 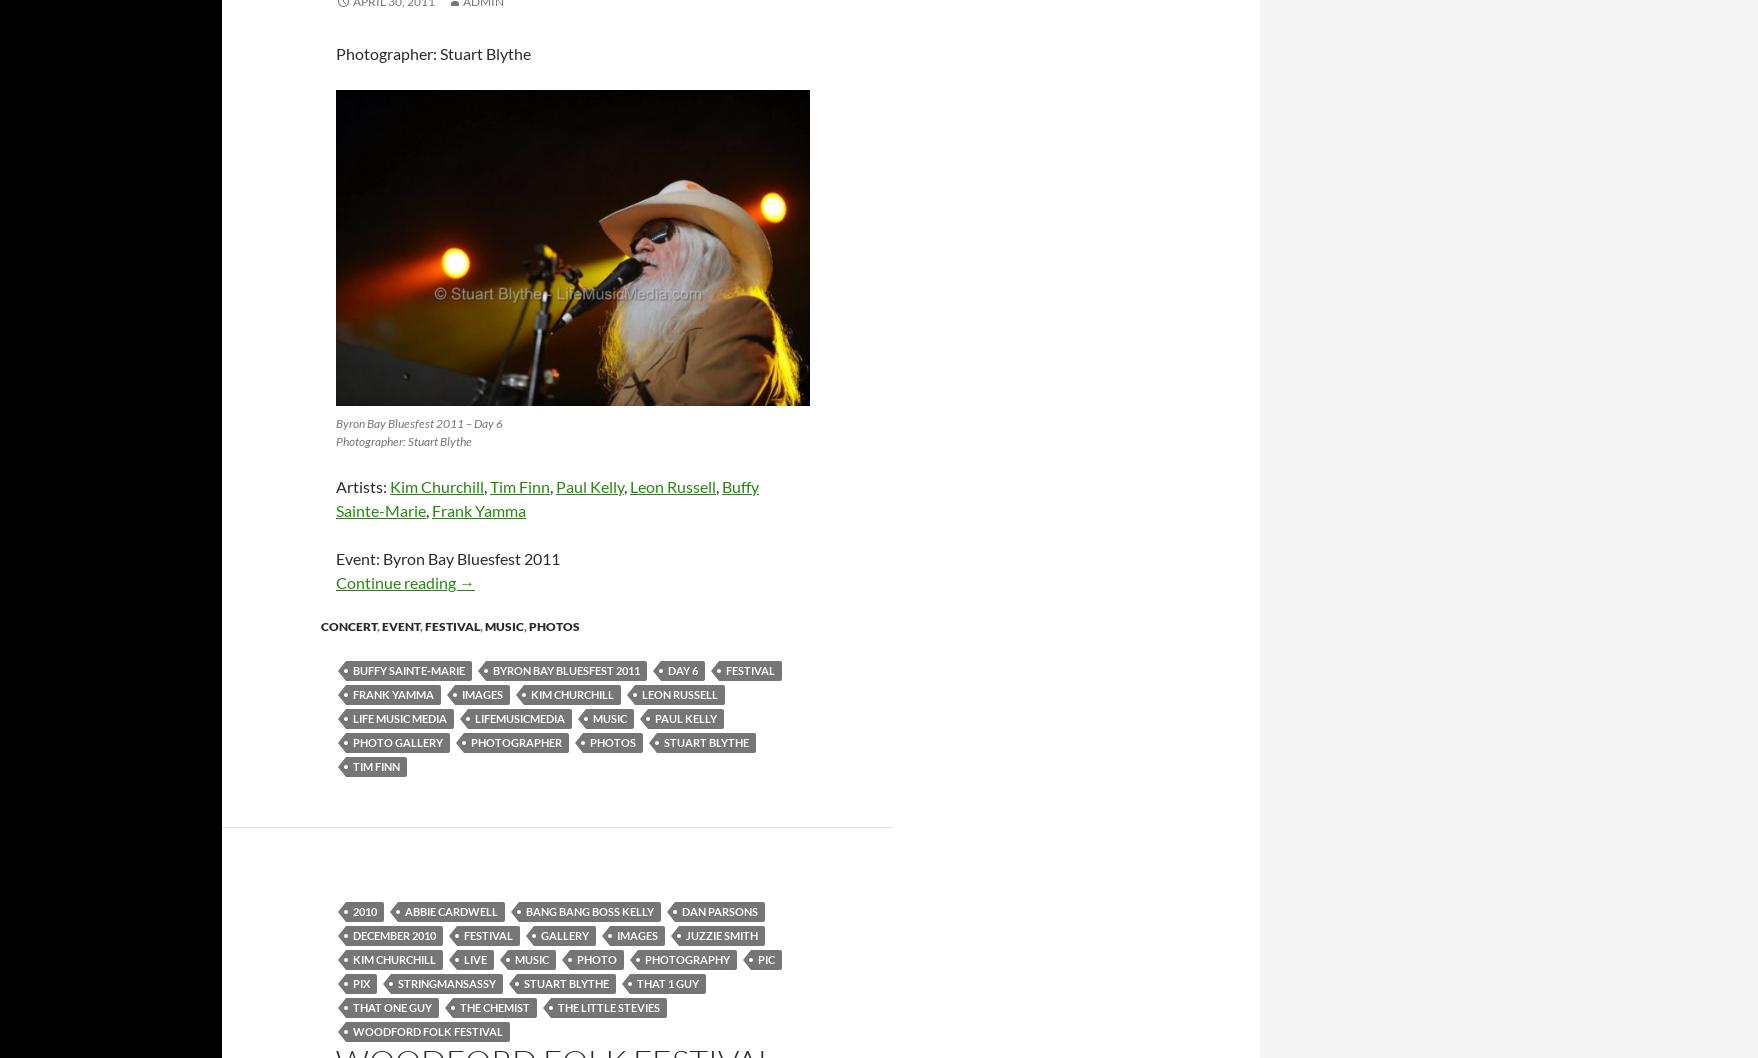 I want to click on 'Day 6', so click(x=682, y=668).